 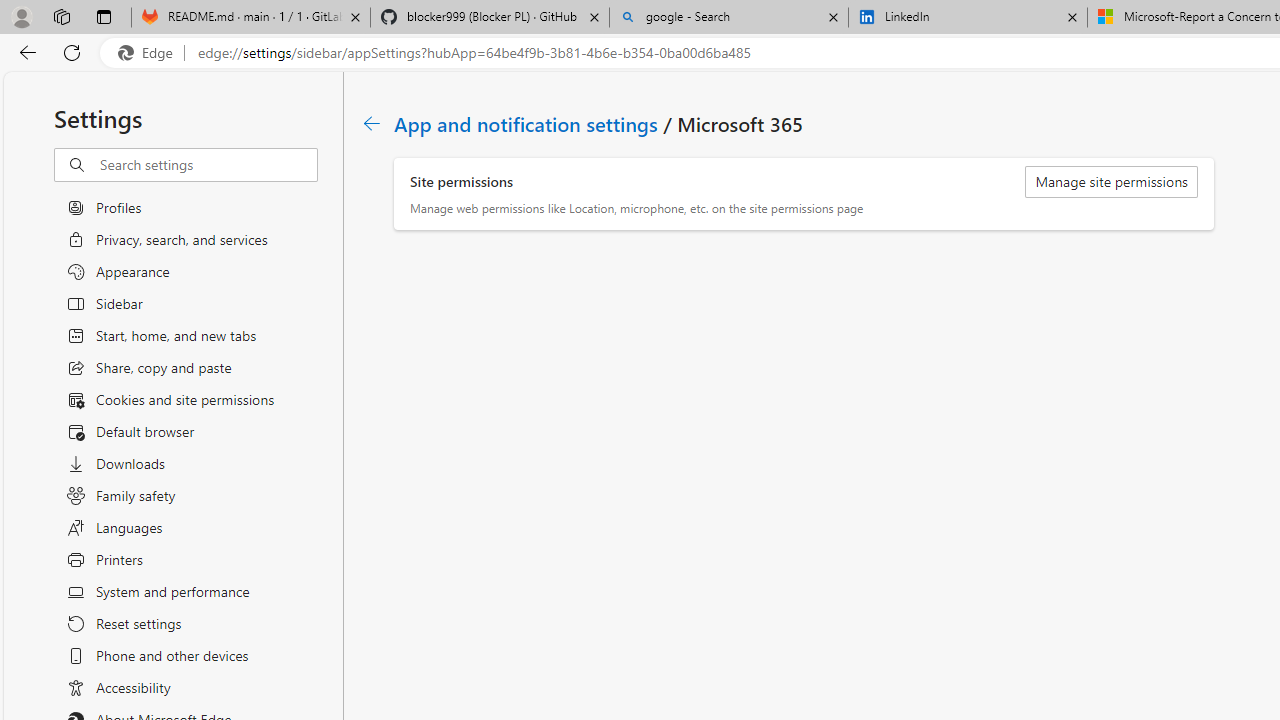 I want to click on 'App and notification settings', so click(x=527, y=123).